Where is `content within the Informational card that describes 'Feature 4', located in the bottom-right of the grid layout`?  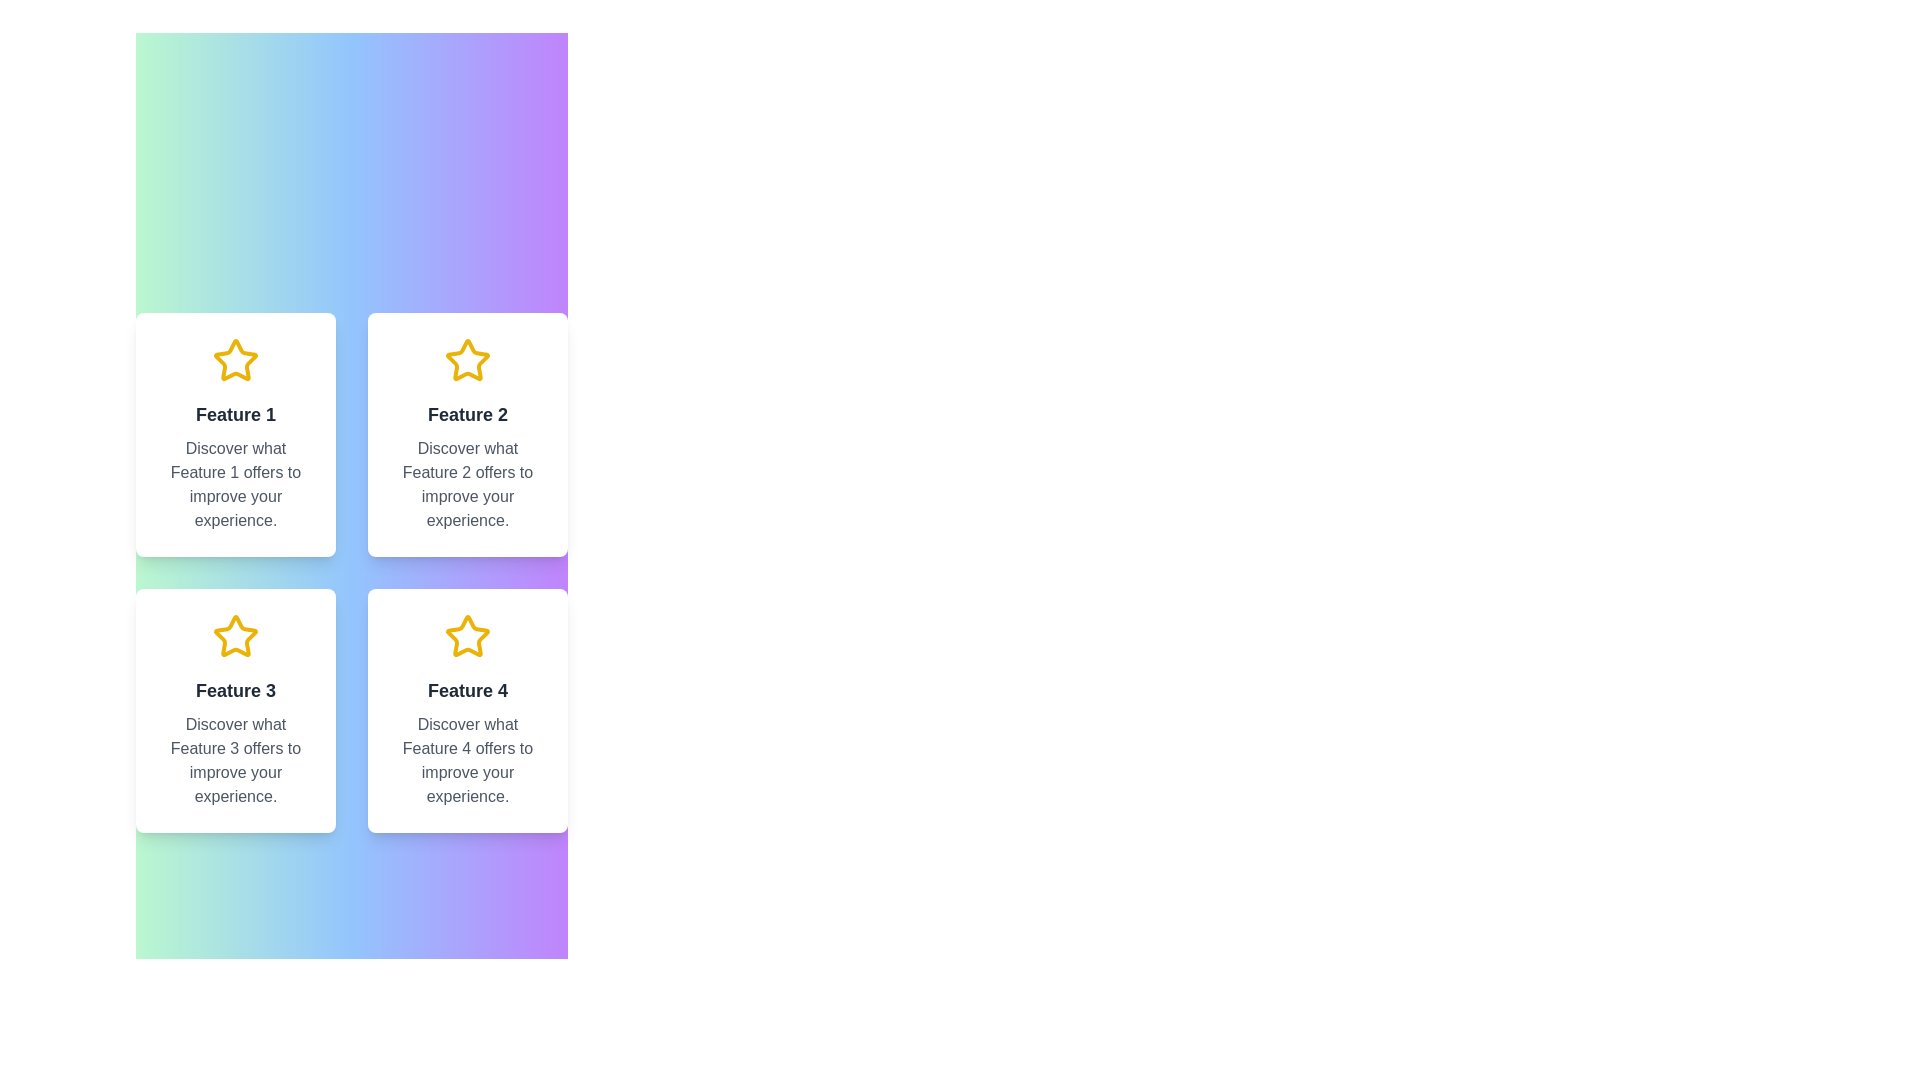 content within the Informational card that describes 'Feature 4', located in the bottom-right of the grid layout is located at coordinates (466, 709).